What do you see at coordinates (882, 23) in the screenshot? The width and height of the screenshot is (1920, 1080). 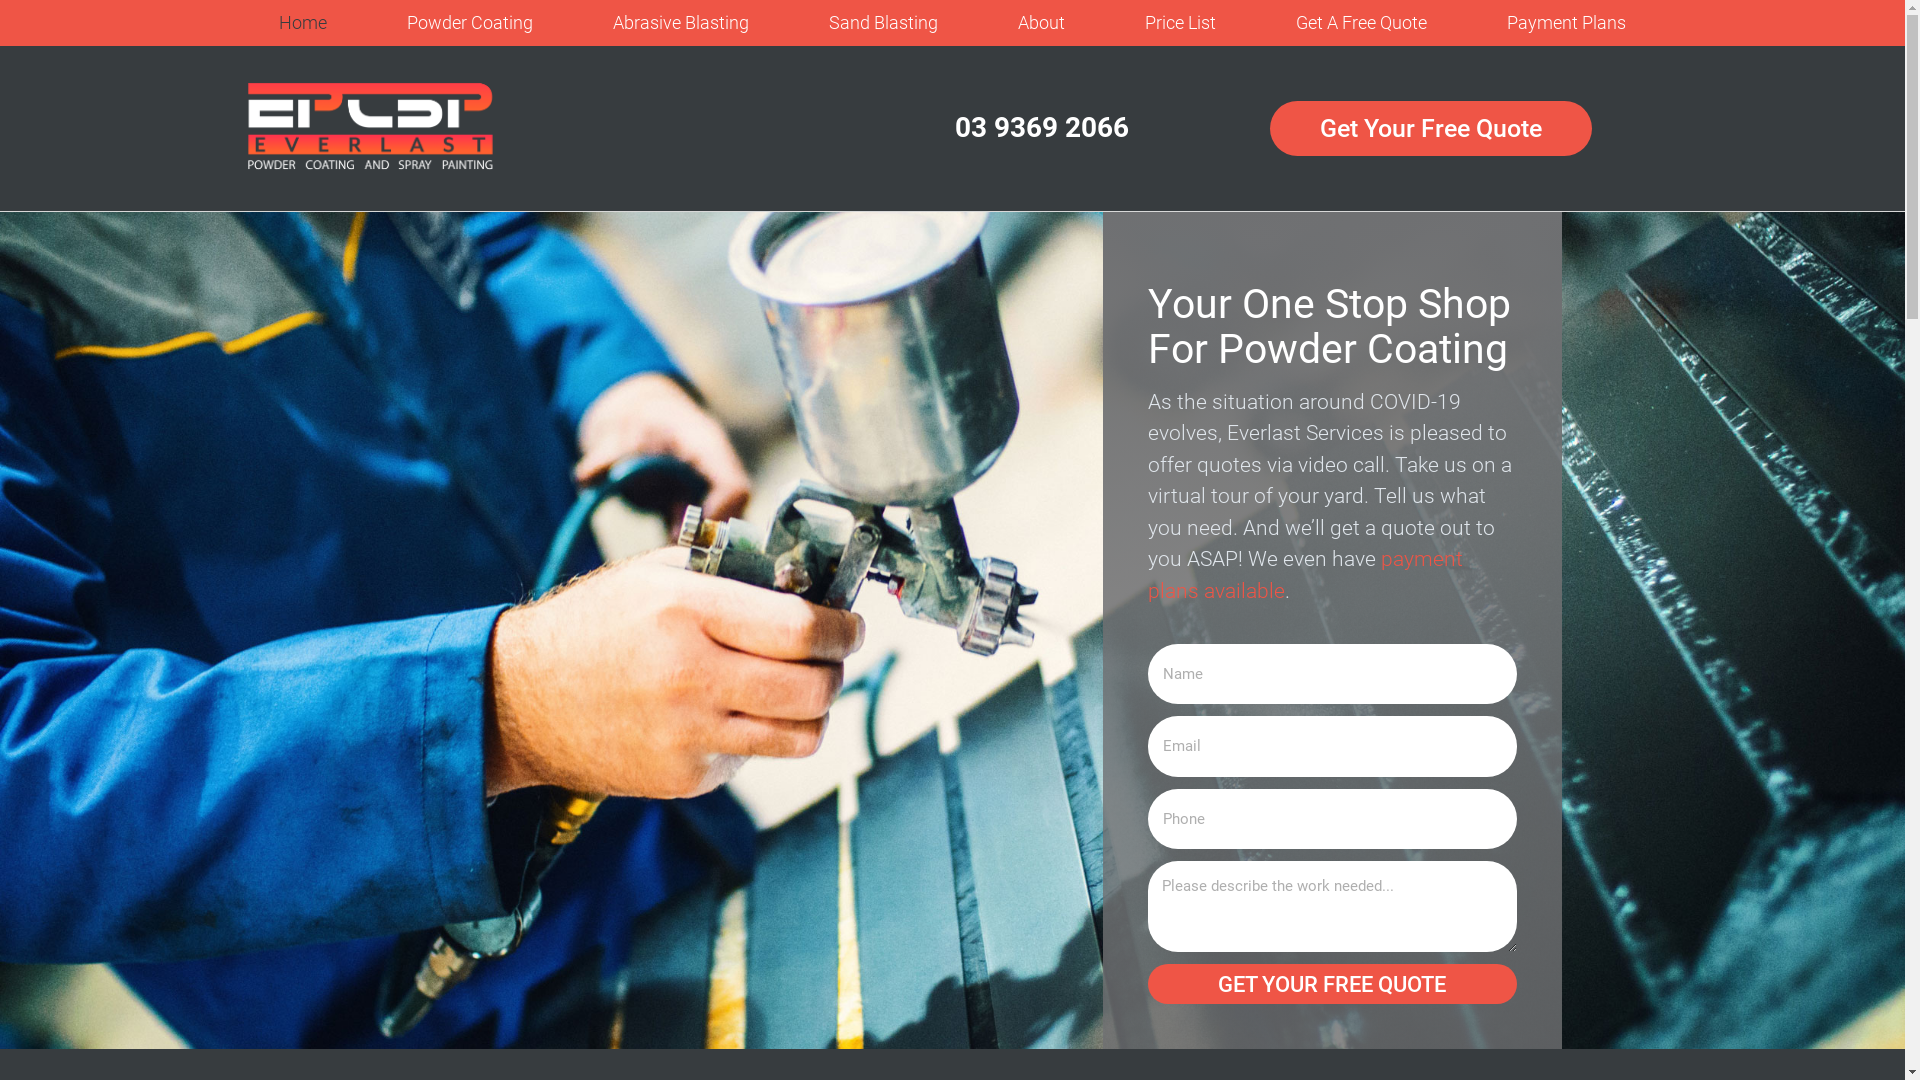 I see `'Sand Blasting'` at bounding box center [882, 23].